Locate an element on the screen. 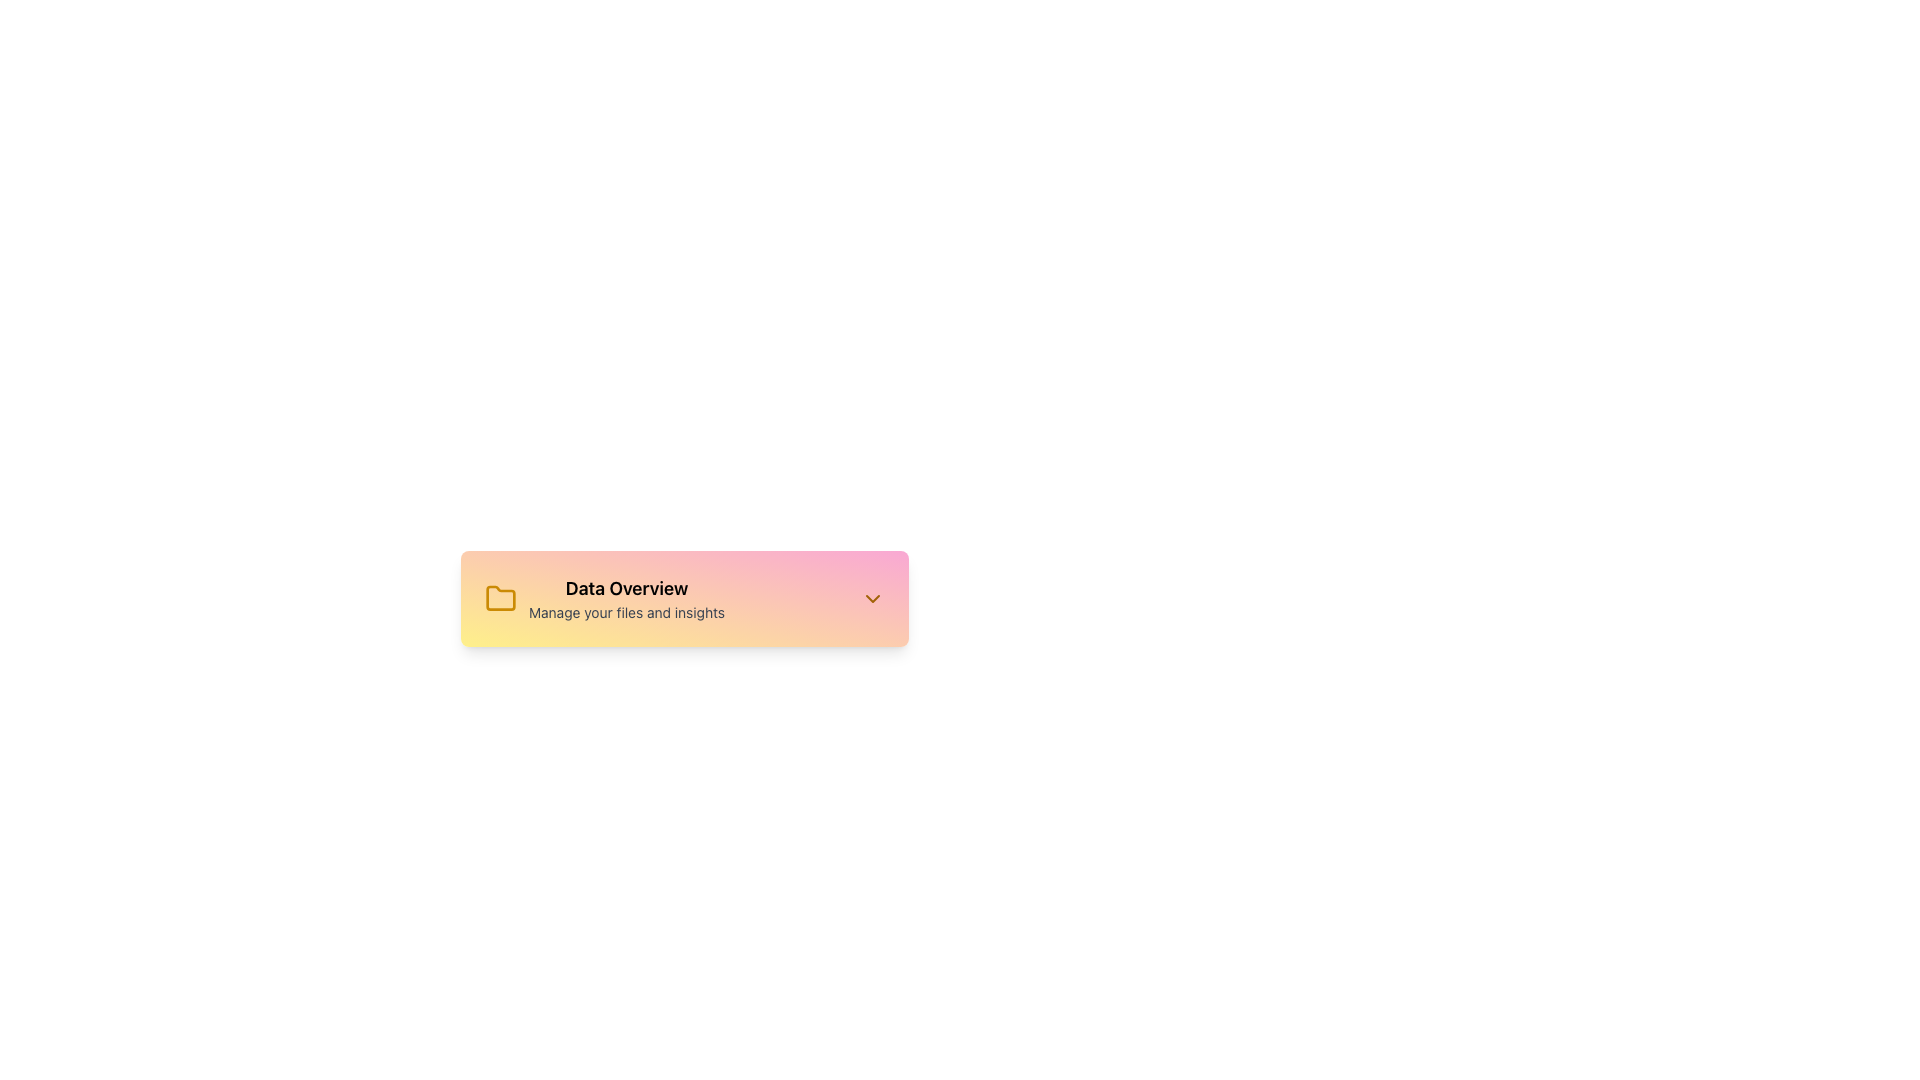 The height and width of the screenshot is (1080, 1920). the 'Data Overview' element, which includes a folder icon and a dropdown arrow, for potential navigation is located at coordinates (685, 597).